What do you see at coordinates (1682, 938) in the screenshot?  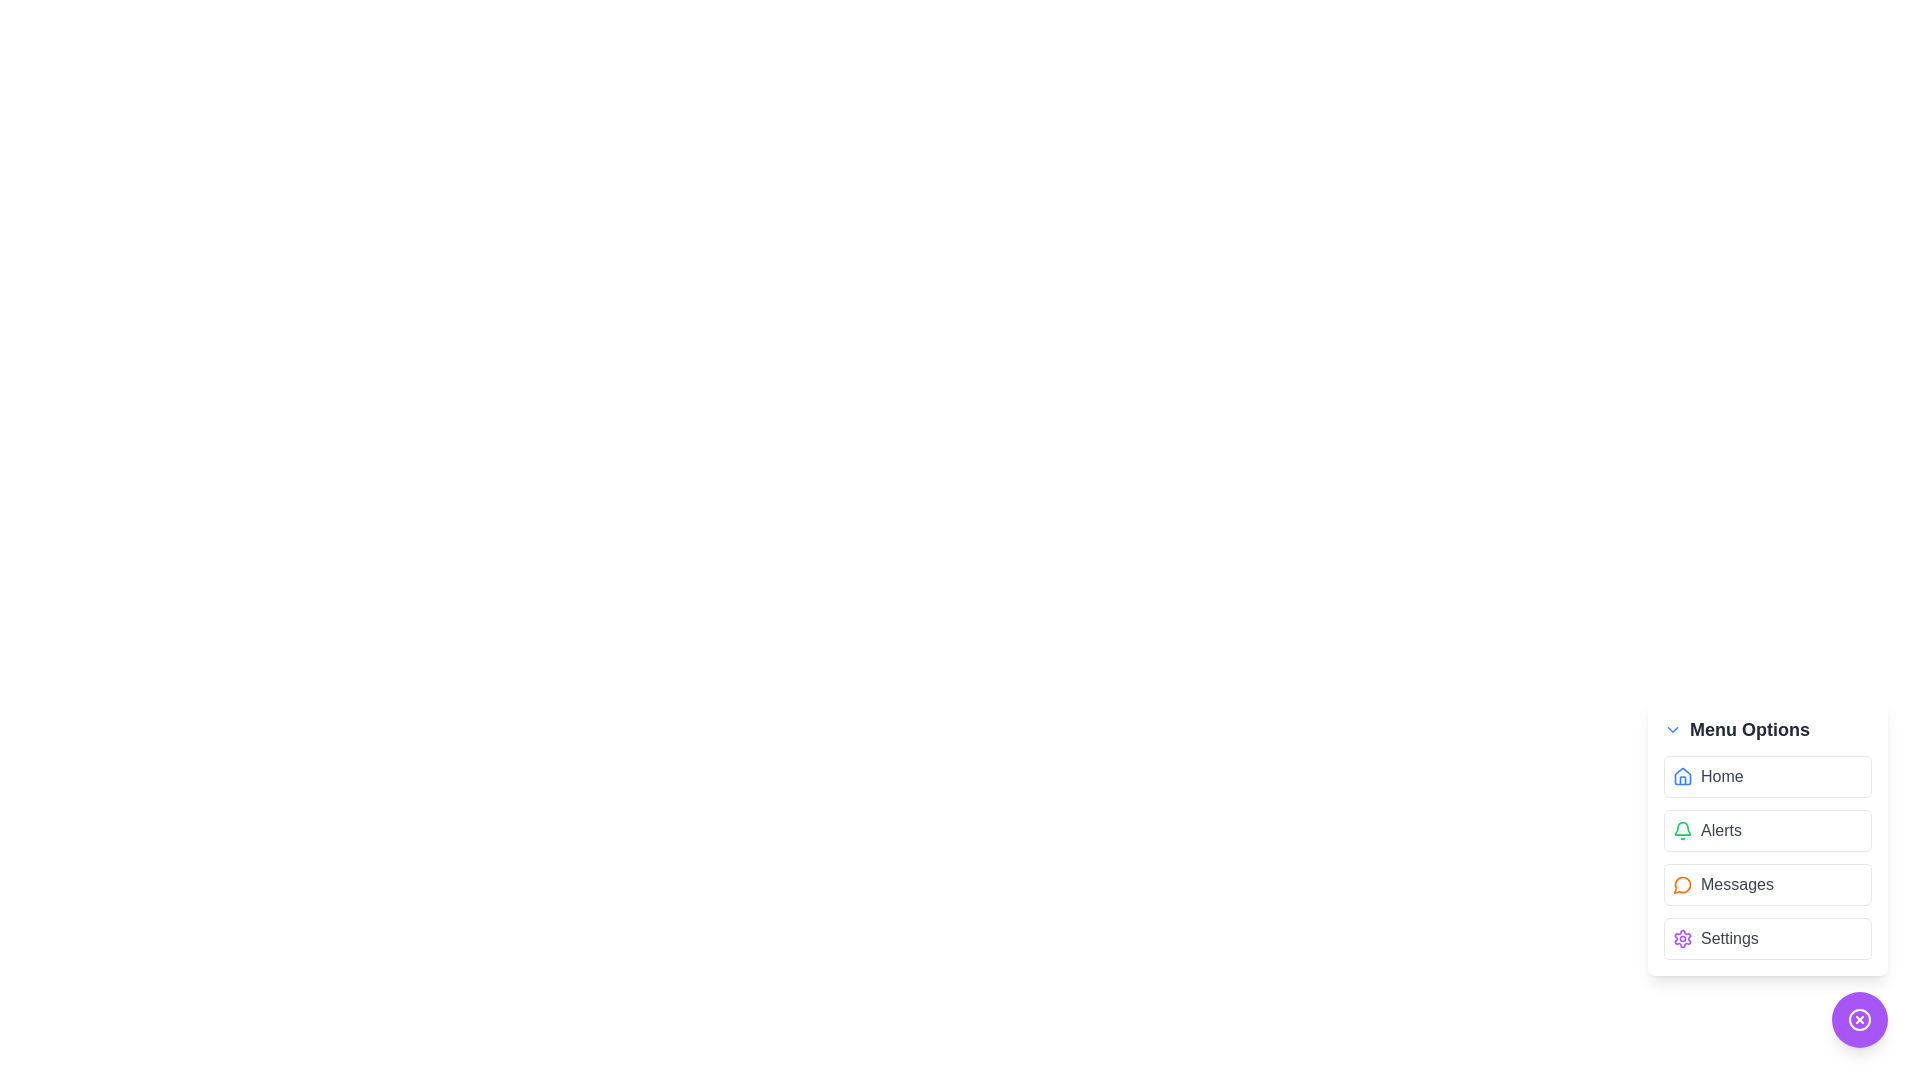 I see `the icon representing the 'Settings' menu item, located within the fourth position of the vertical list under 'Menu Options'` at bounding box center [1682, 938].